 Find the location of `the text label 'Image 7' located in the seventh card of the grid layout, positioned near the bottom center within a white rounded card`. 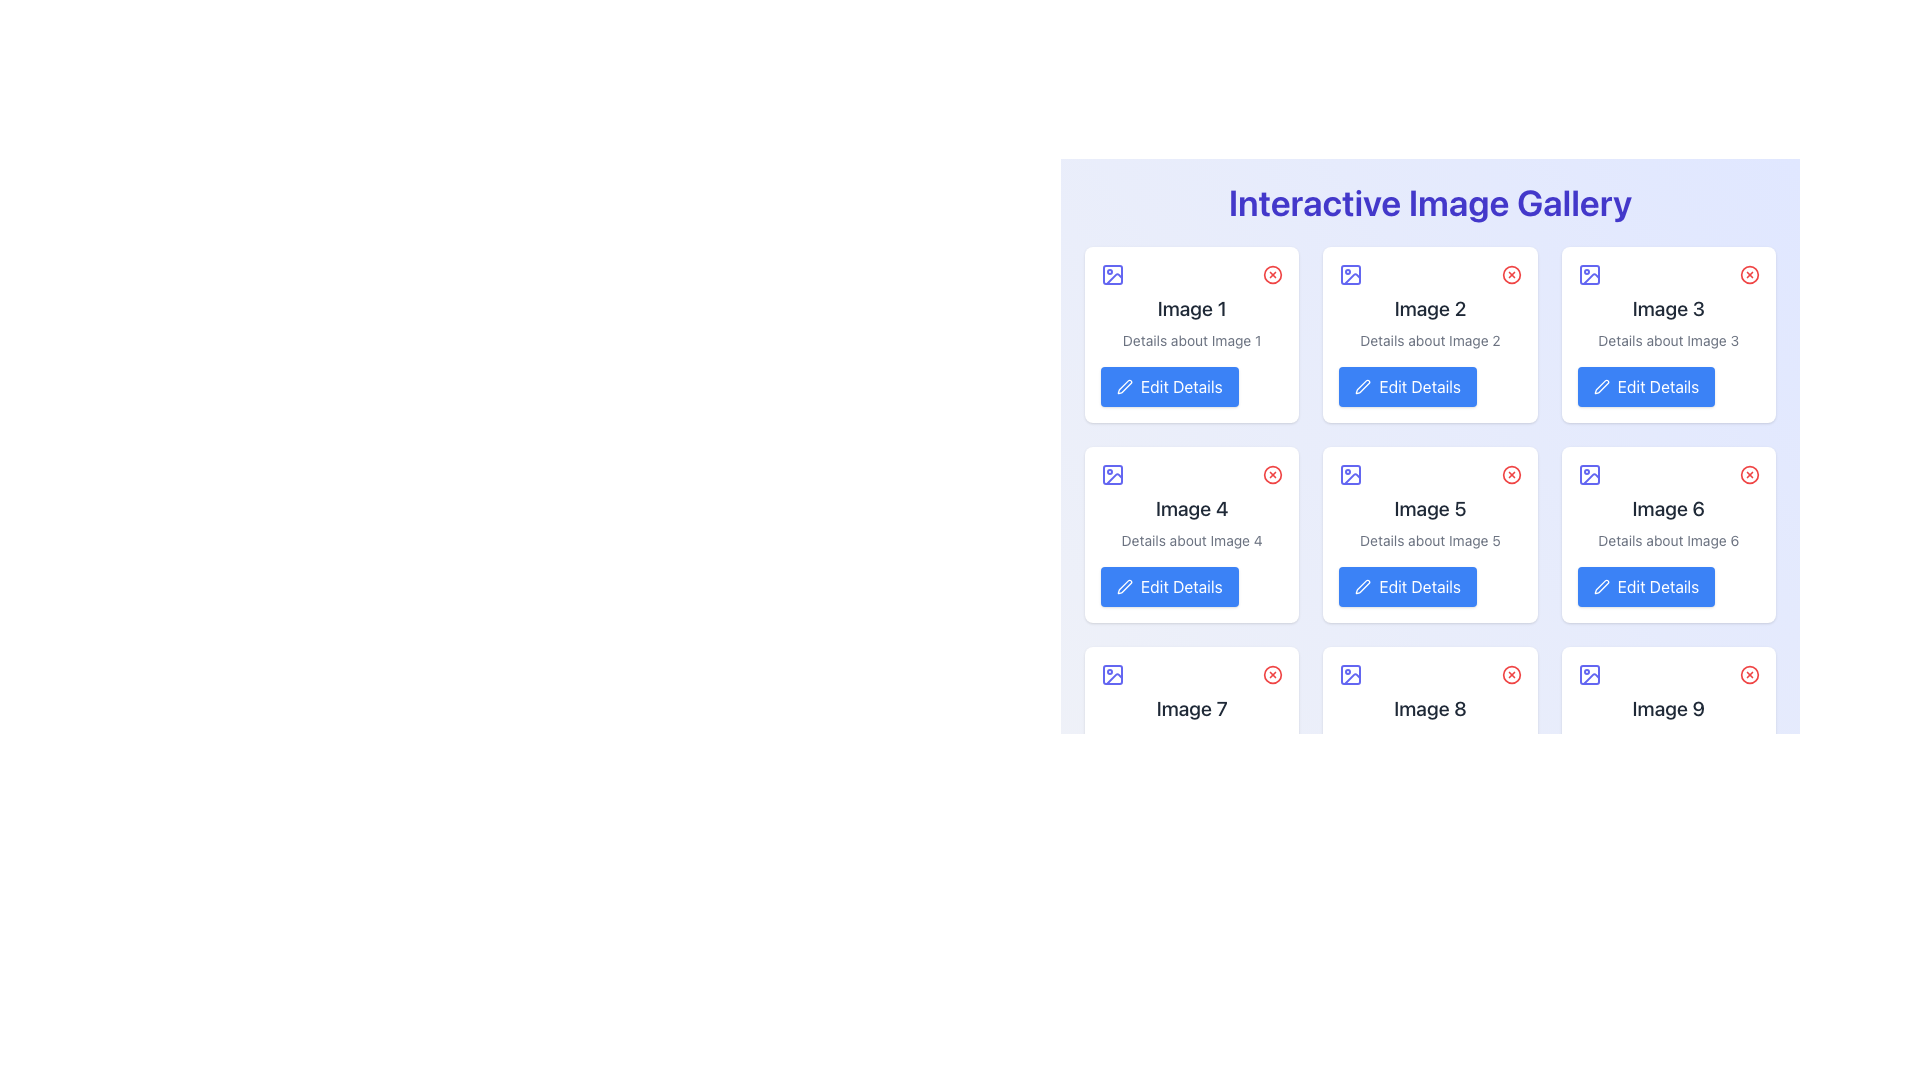

the text label 'Image 7' located in the seventh card of the grid layout, positioned near the bottom center within a white rounded card is located at coordinates (1192, 708).